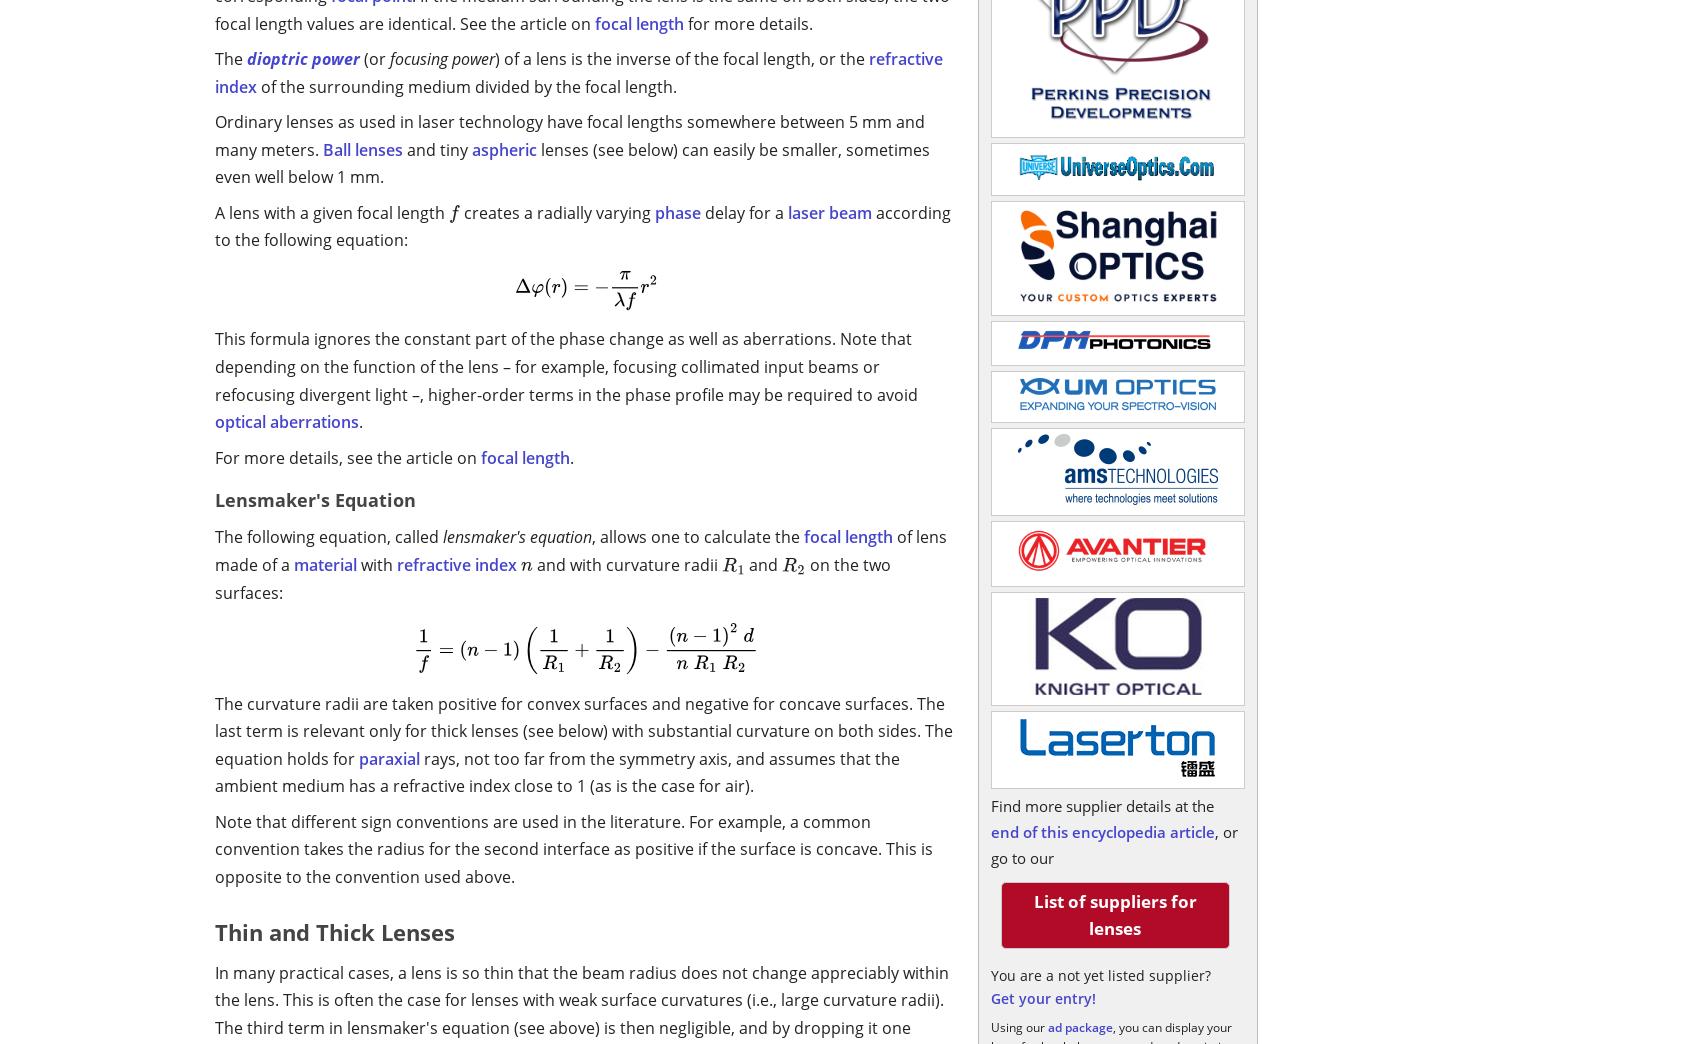 The width and height of the screenshot is (1695, 1044). I want to click on 'end of this encyclopedia article', so click(989, 831).